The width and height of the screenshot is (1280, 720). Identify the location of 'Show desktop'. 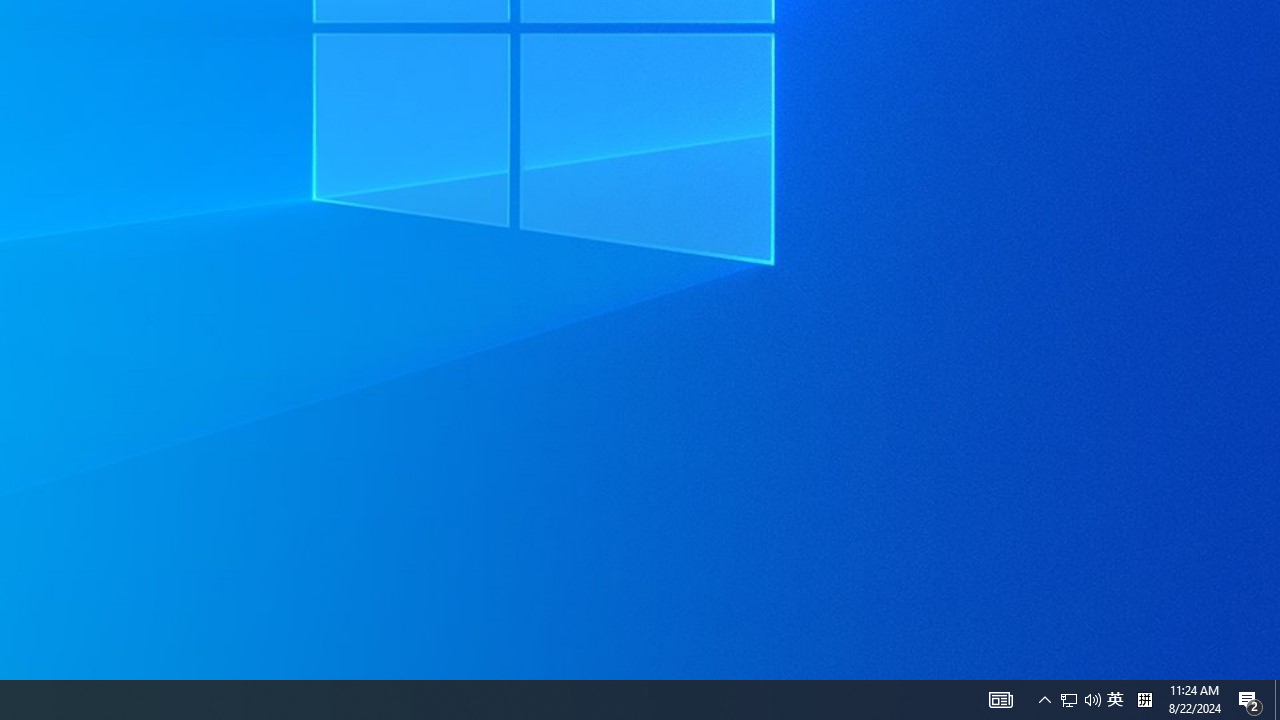
(1250, 698).